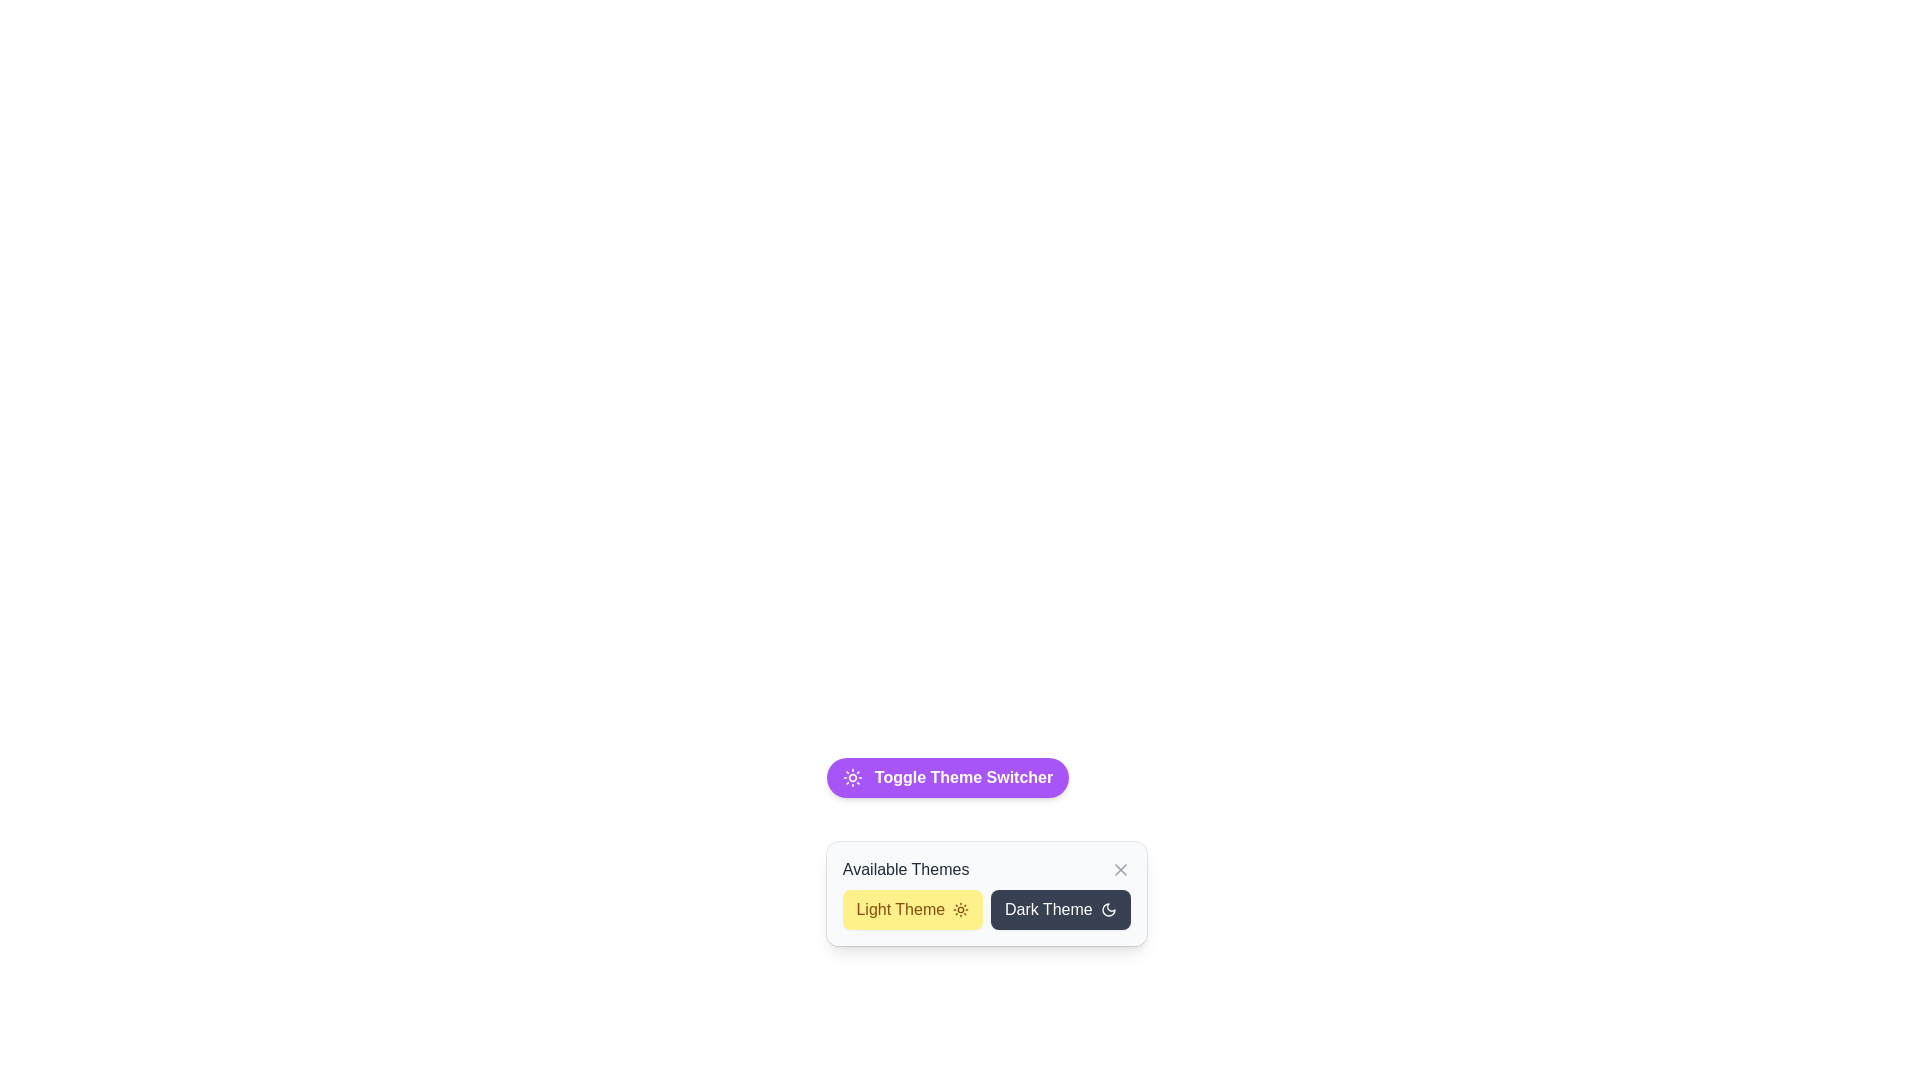  What do you see at coordinates (1107, 910) in the screenshot?
I see `the moon-shaped icon within the 'Dark Theme' button, which is positioned to the right of the 'Dark Theme' text` at bounding box center [1107, 910].